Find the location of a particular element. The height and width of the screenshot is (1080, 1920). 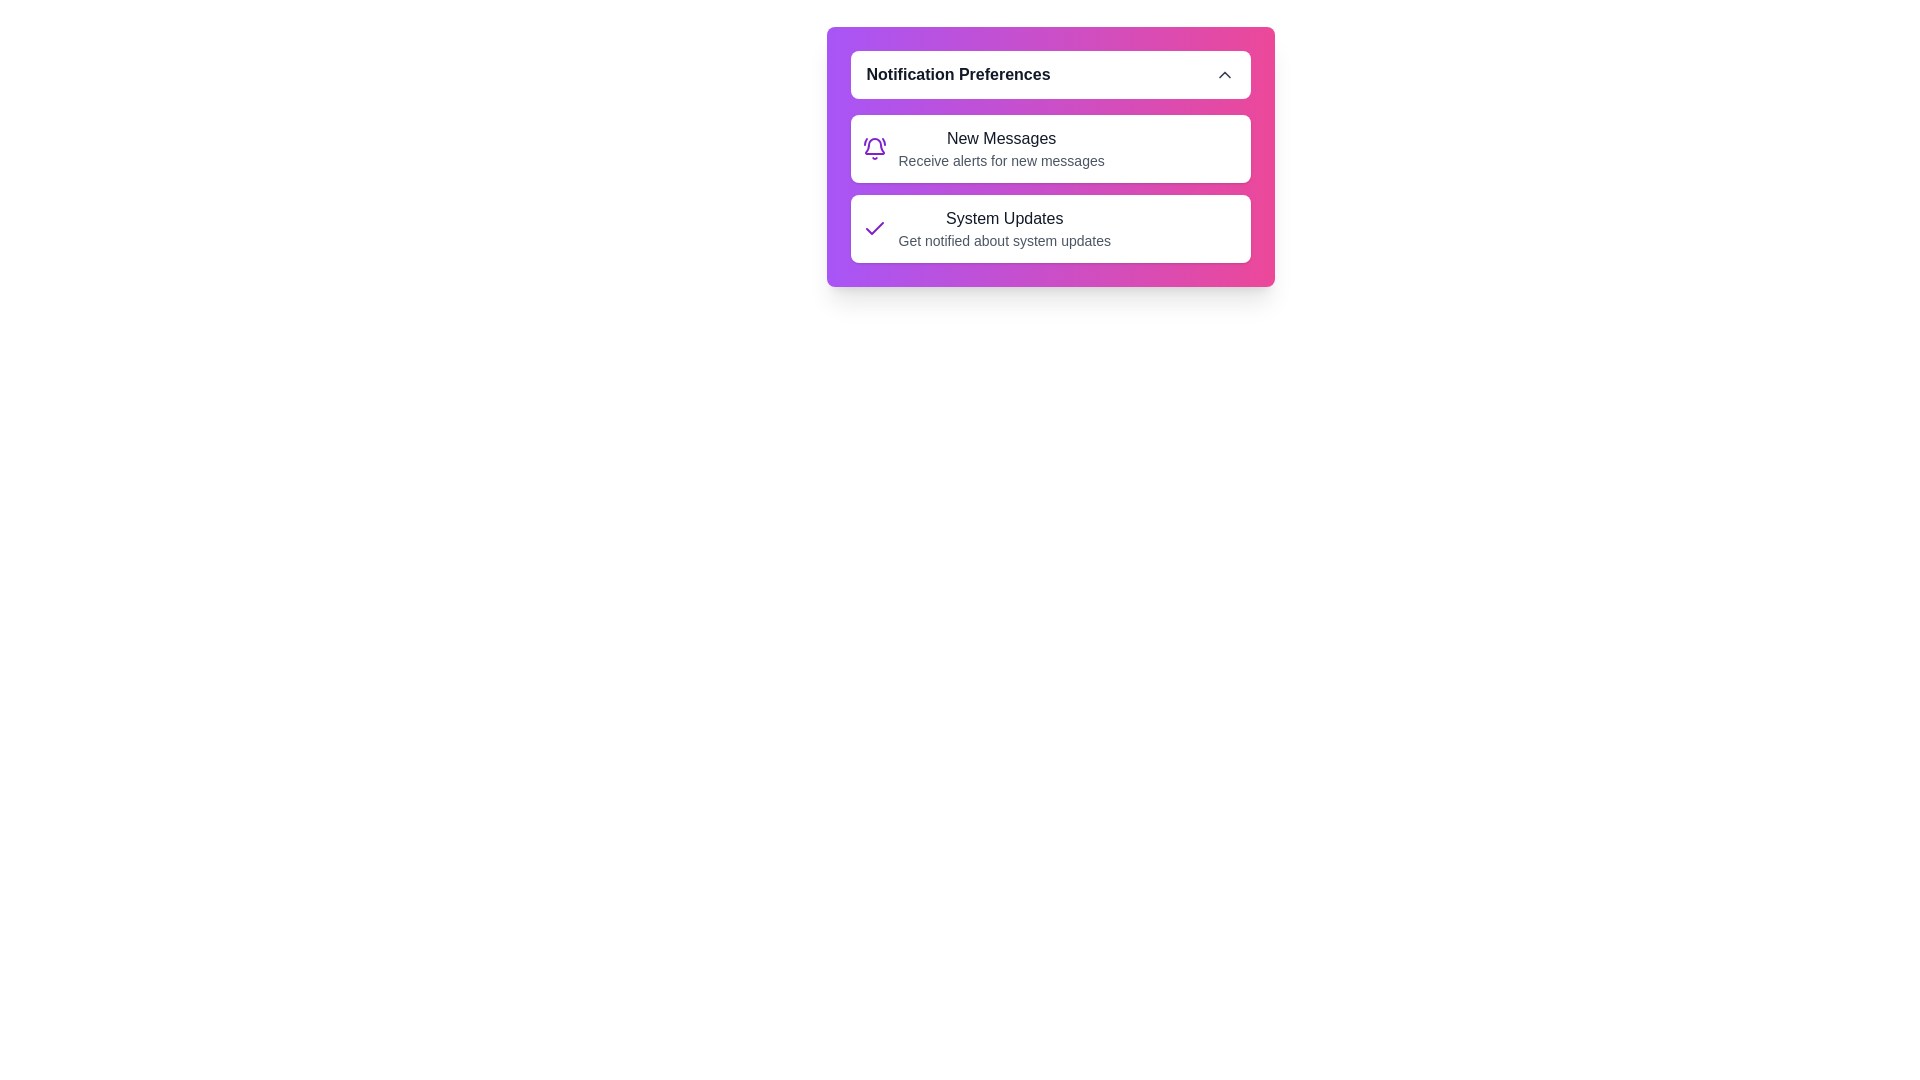

the arrow button to toggle the expanded state of the notification panel is located at coordinates (1223, 73).